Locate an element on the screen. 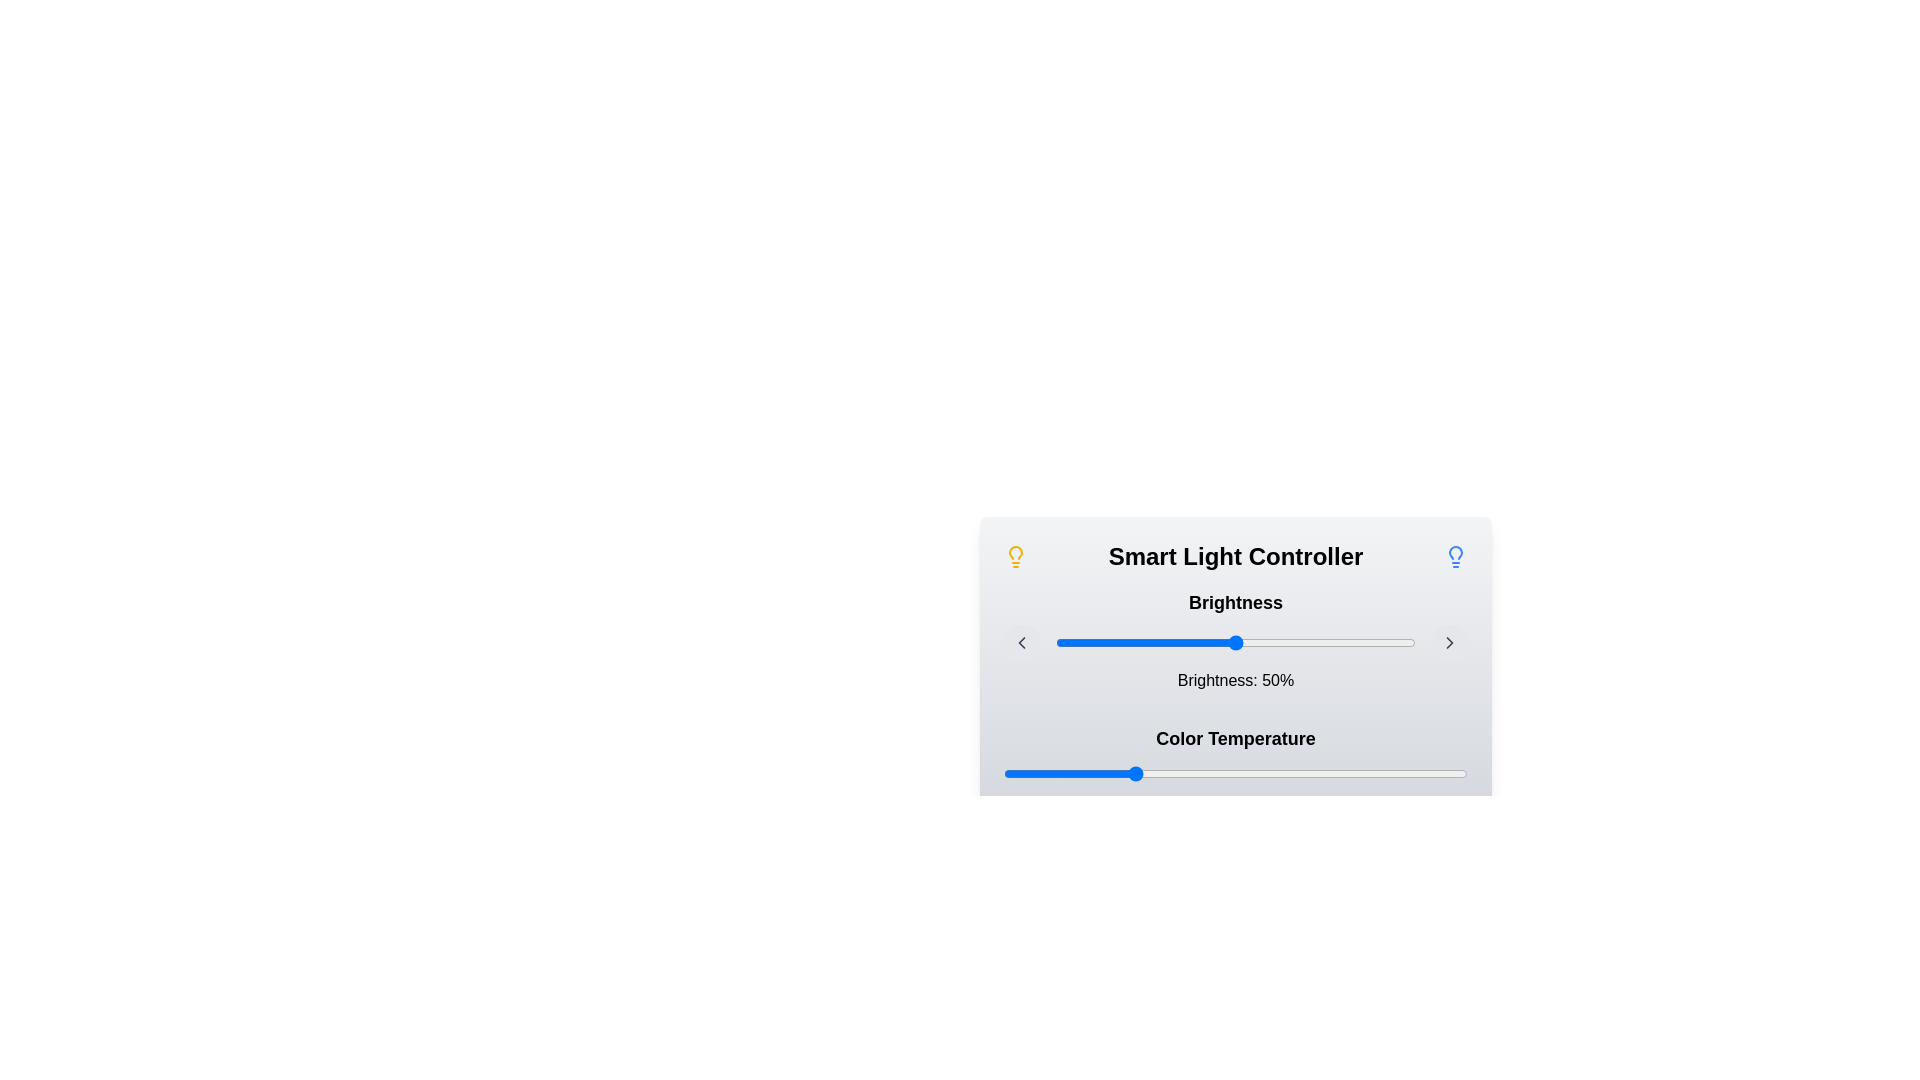  the left-pointing chevron icon located in the top-left corner of the Smart Light Controller interface is located at coordinates (1022, 643).